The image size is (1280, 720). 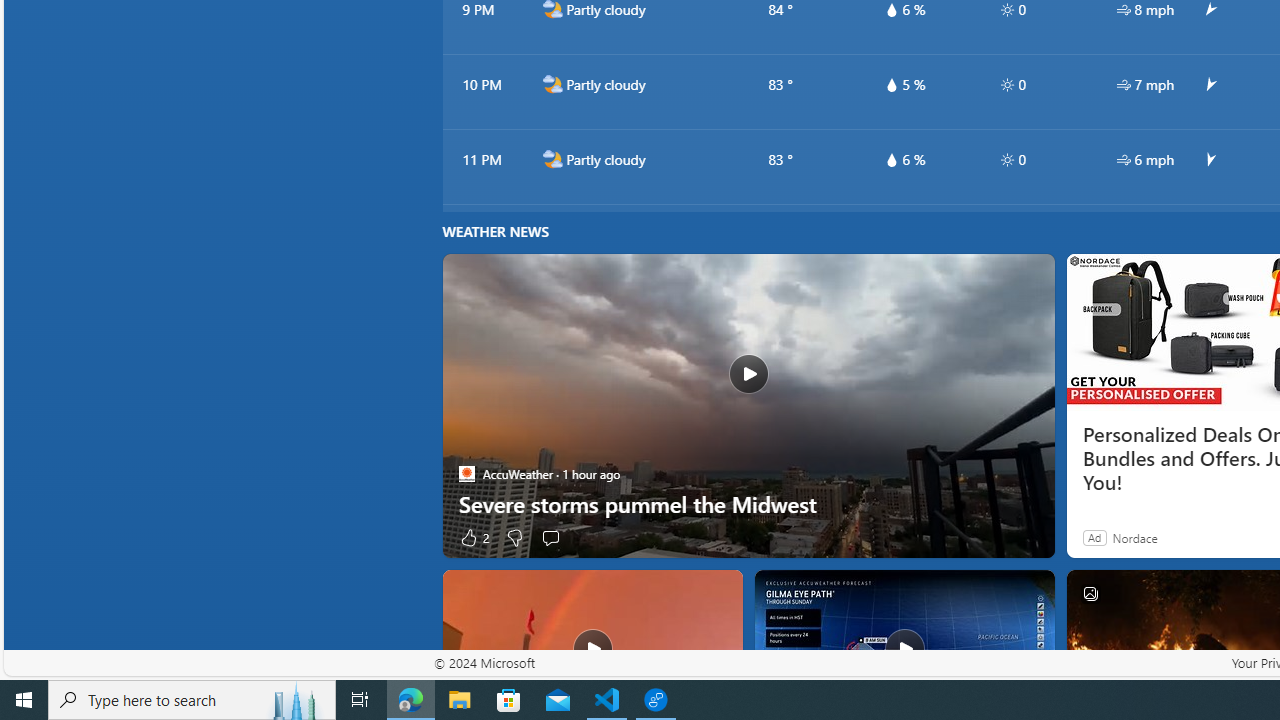 I want to click on 'Start the conversation', so click(x=551, y=536).